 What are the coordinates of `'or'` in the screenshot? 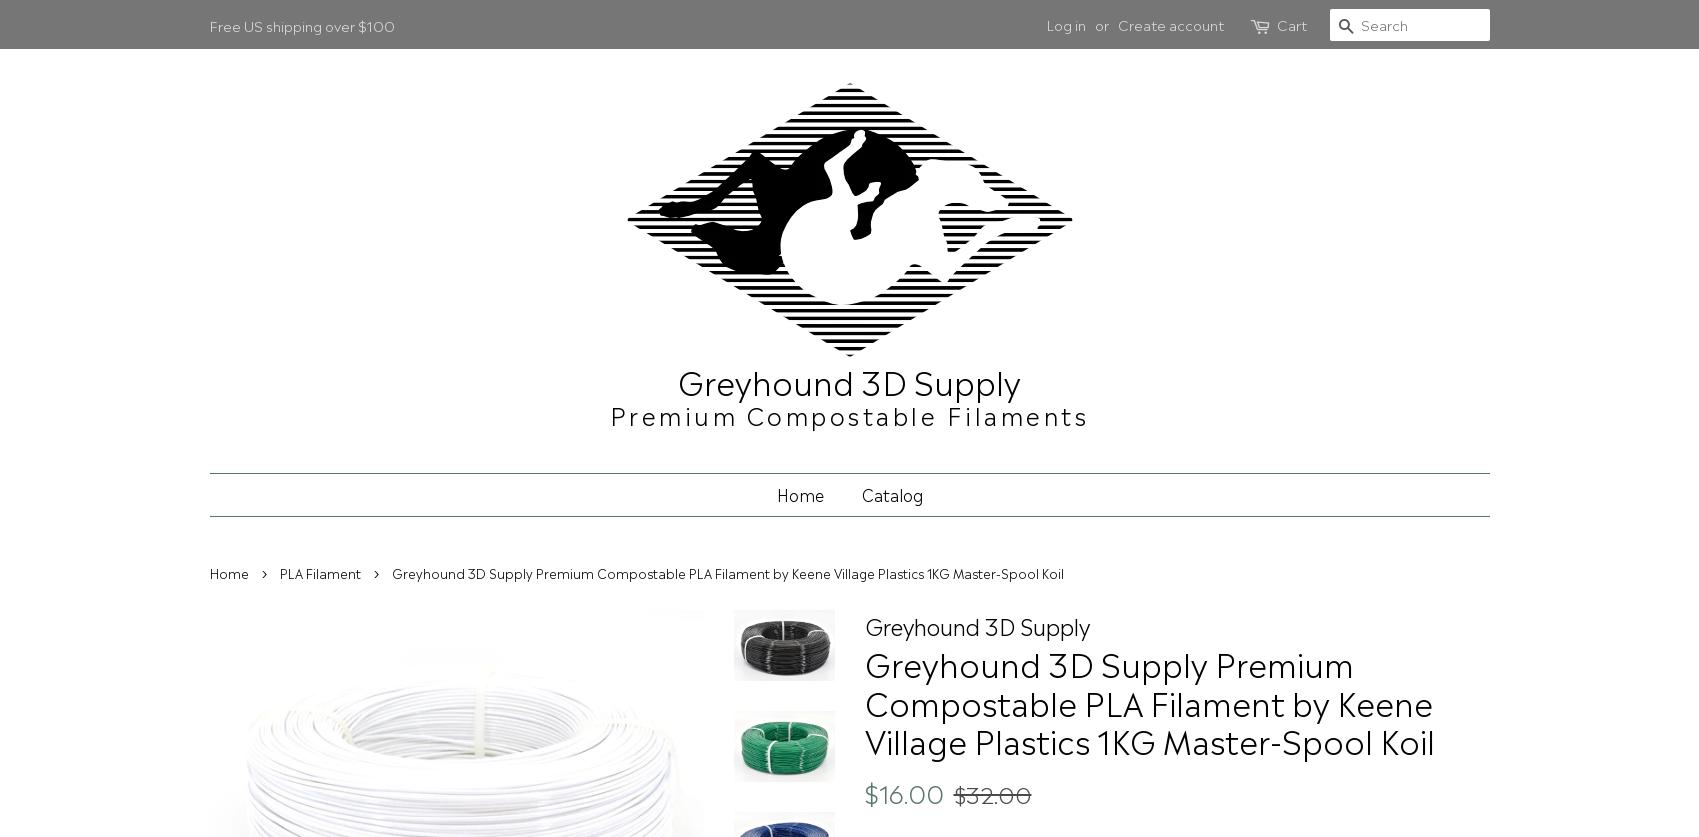 It's located at (1099, 23).